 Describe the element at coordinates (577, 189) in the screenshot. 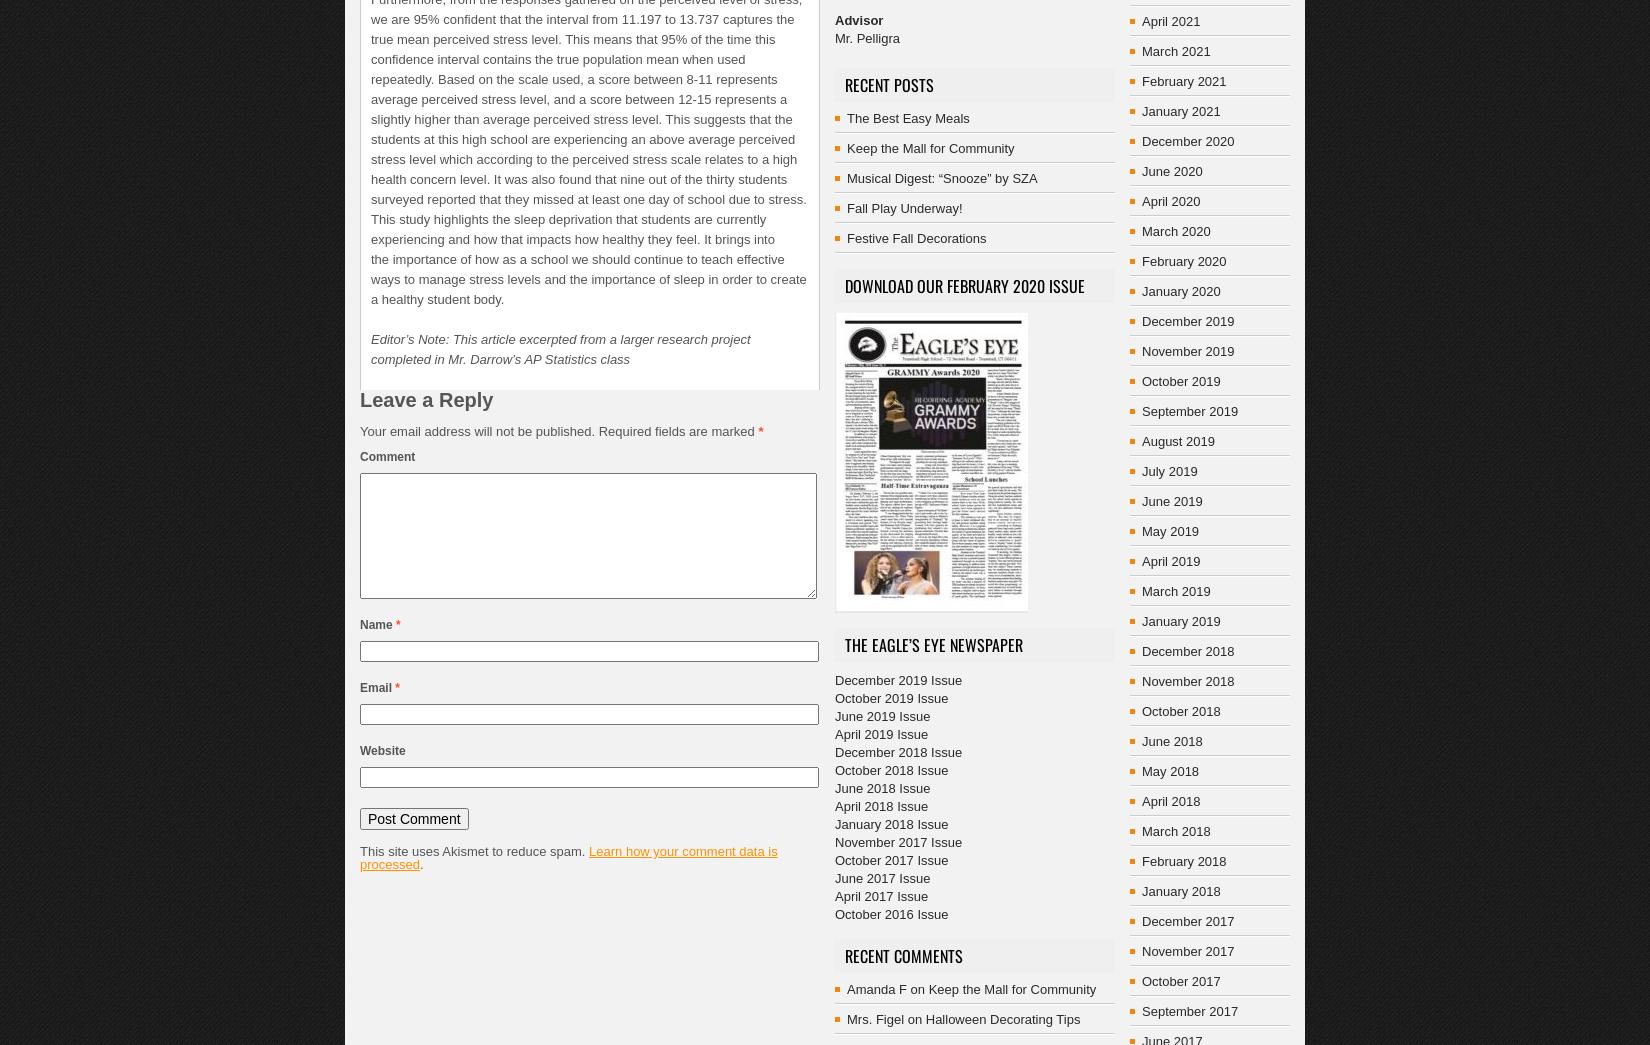

I see `'concern level. It was also found that nine out of the thirty students surveyed reported that they'` at that location.